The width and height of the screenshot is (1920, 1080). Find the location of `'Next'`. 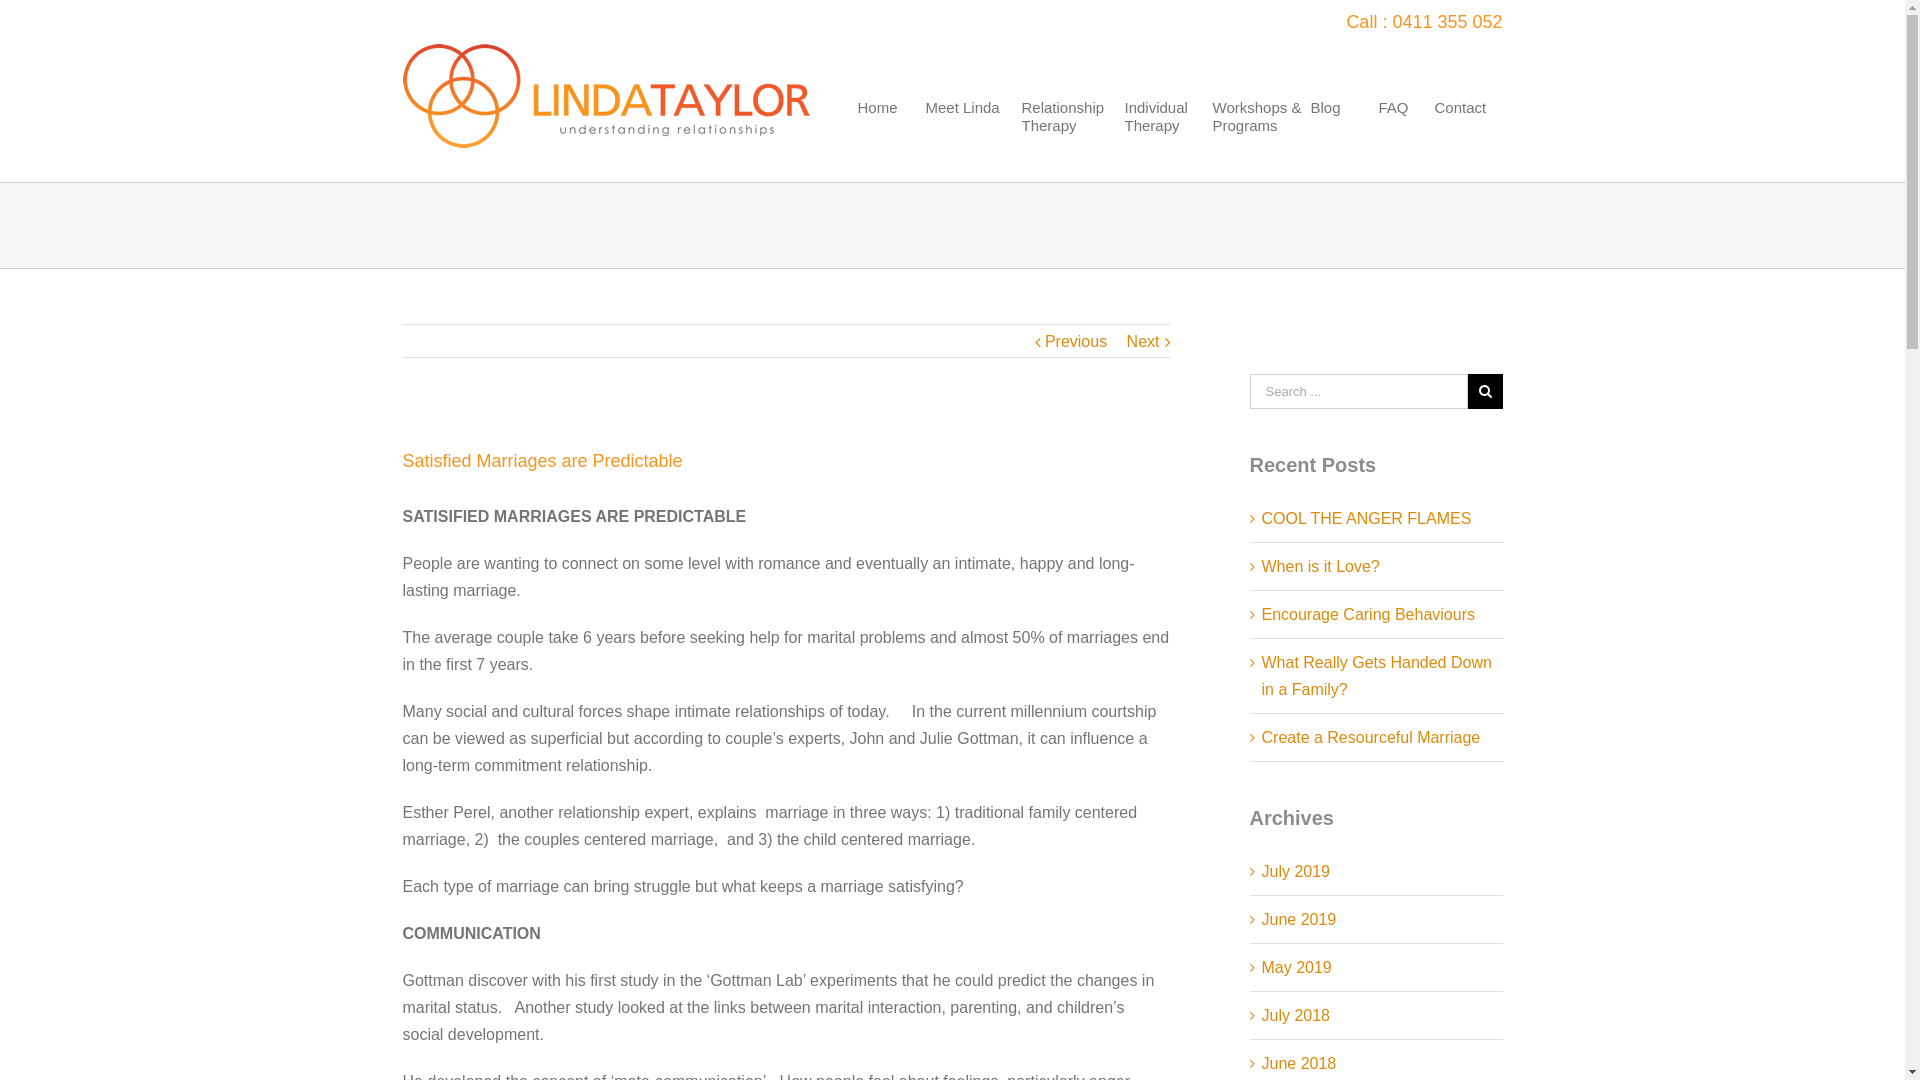

'Next' is located at coordinates (1143, 341).